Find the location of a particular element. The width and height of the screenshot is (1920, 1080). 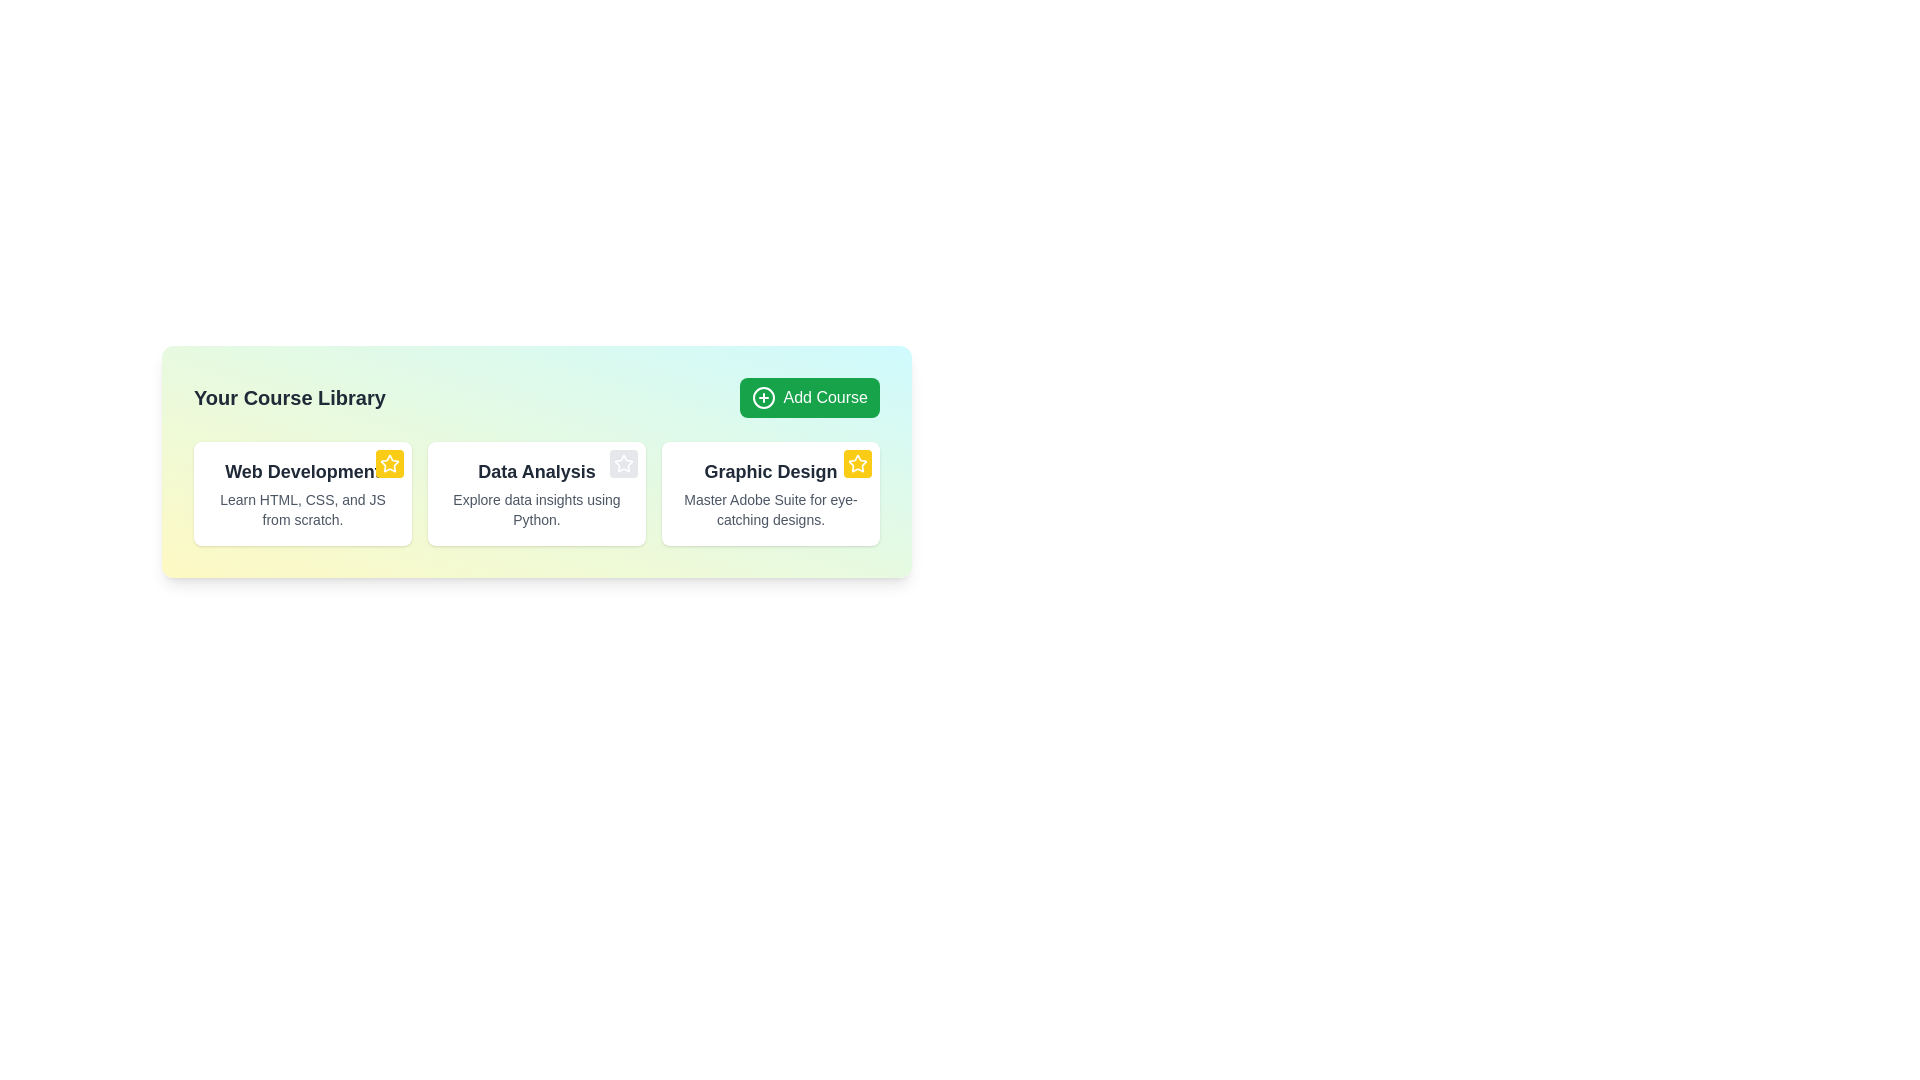

the small, rounded square button with a yellow background and a white star icon located in the top-right corner of the card titled 'Web Development' to mark or unmark as favorite is located at coordinates (389, 463).